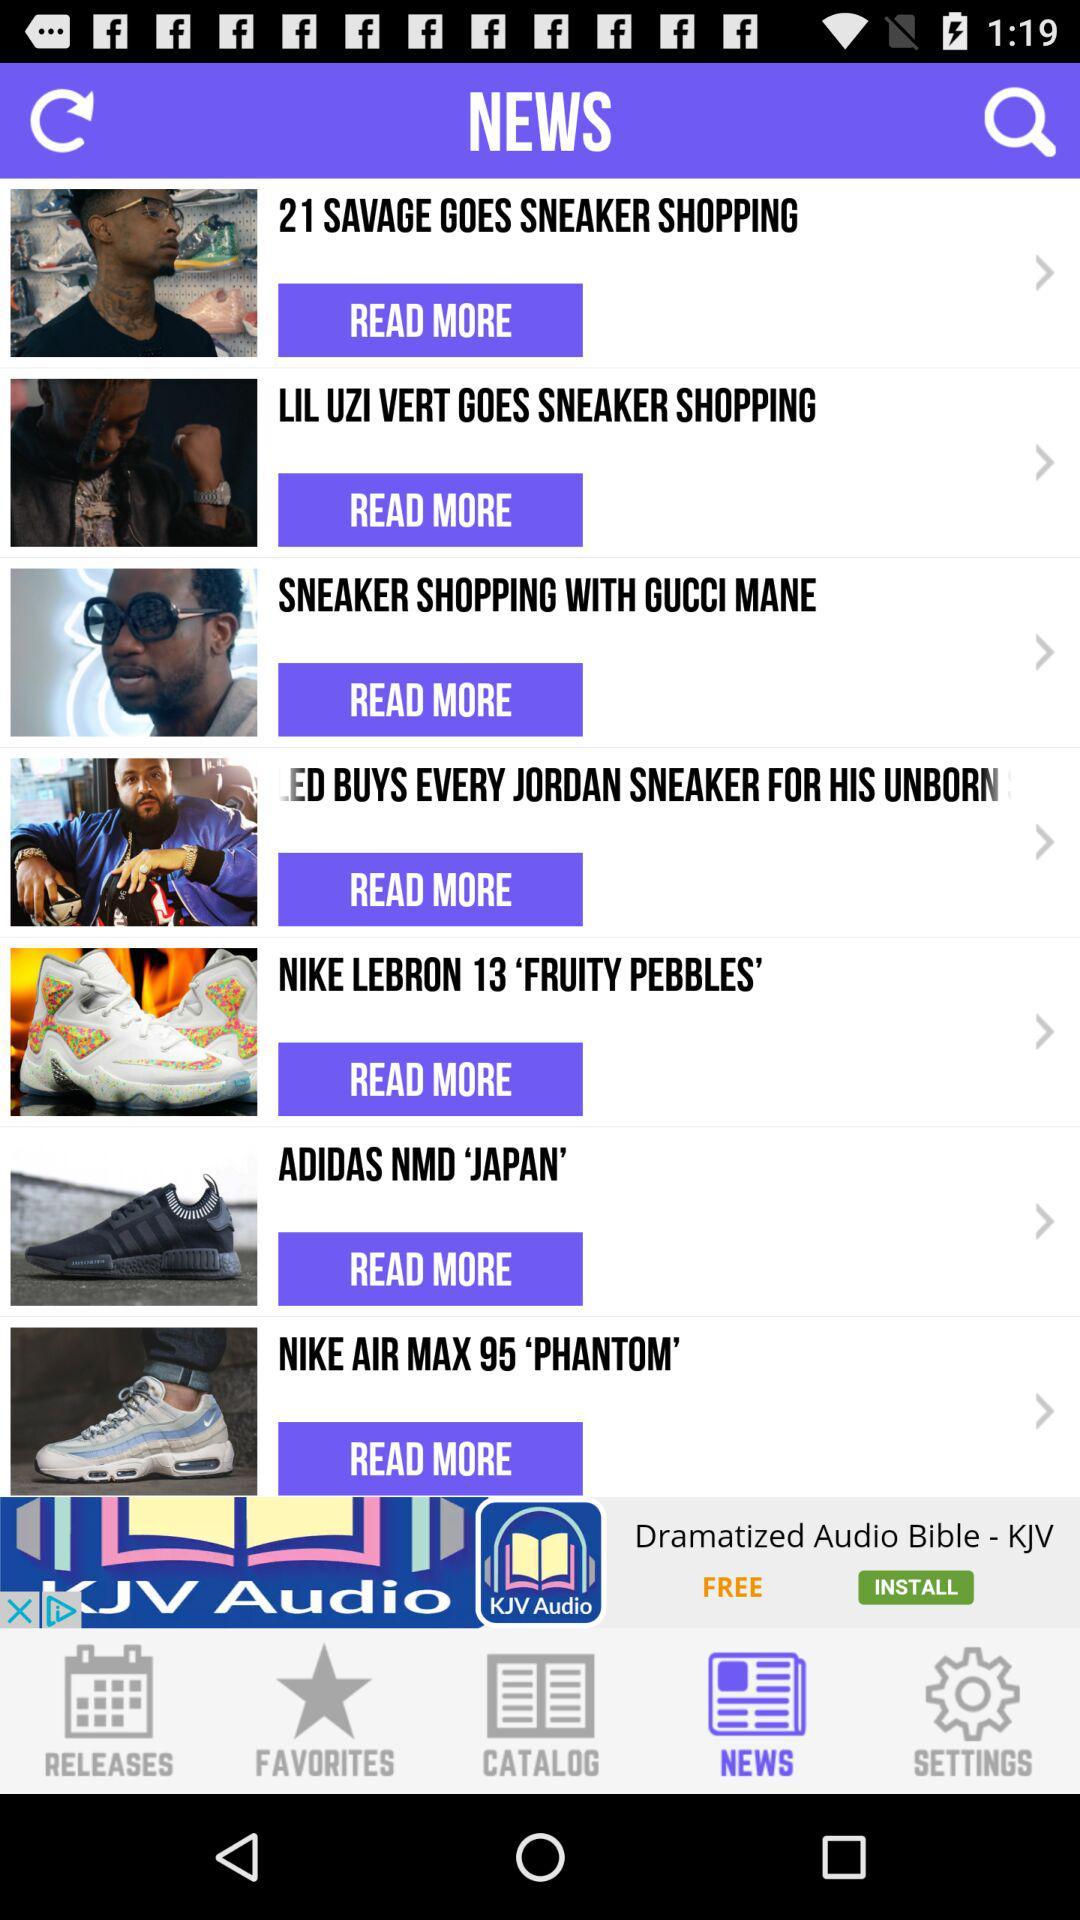 The height and width of the screenshot is (1920, 1080). Describe the element at coordinates (108, 1831) in the screenshot. I see `the date_range icon` at that location.